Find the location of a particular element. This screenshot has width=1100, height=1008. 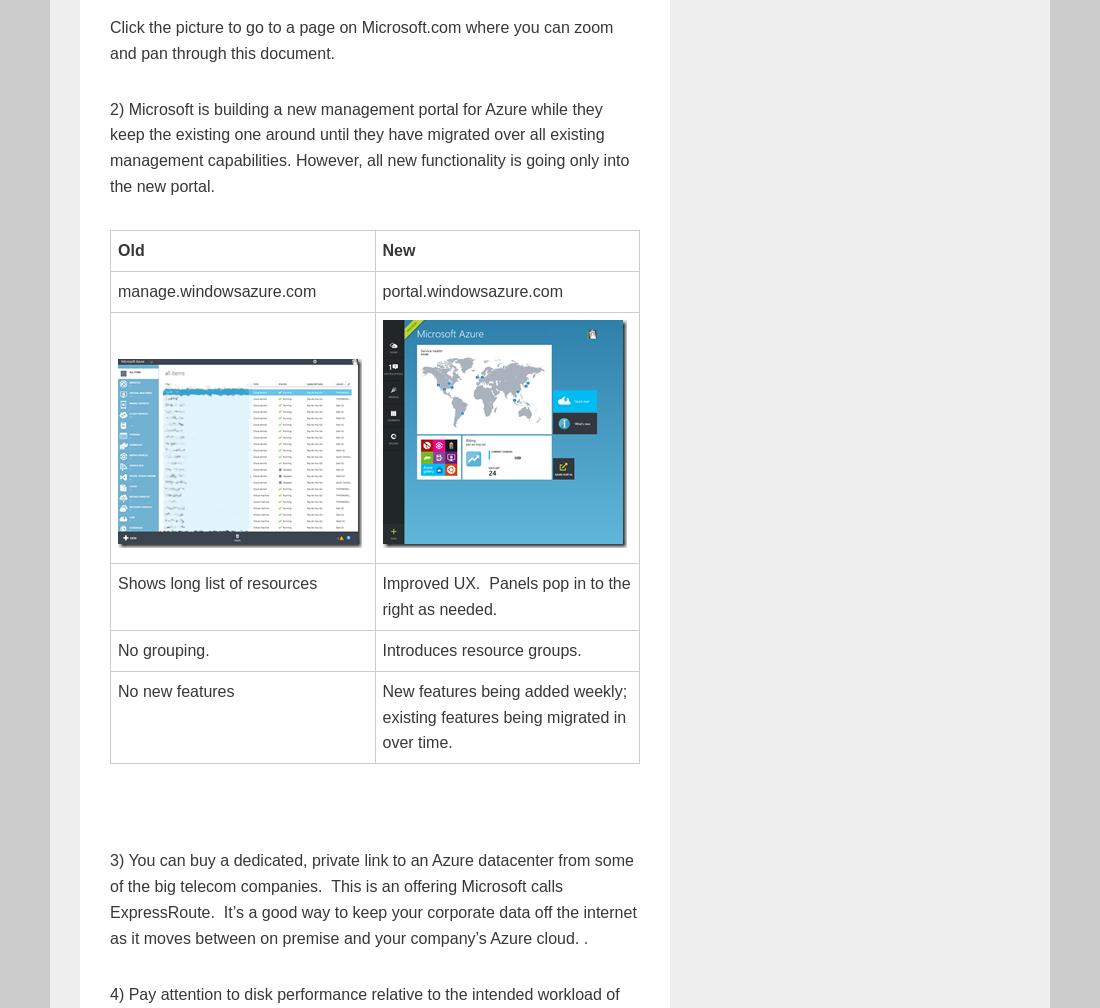

'portal.windowsazure.com' is located at coordinates (382, 291).